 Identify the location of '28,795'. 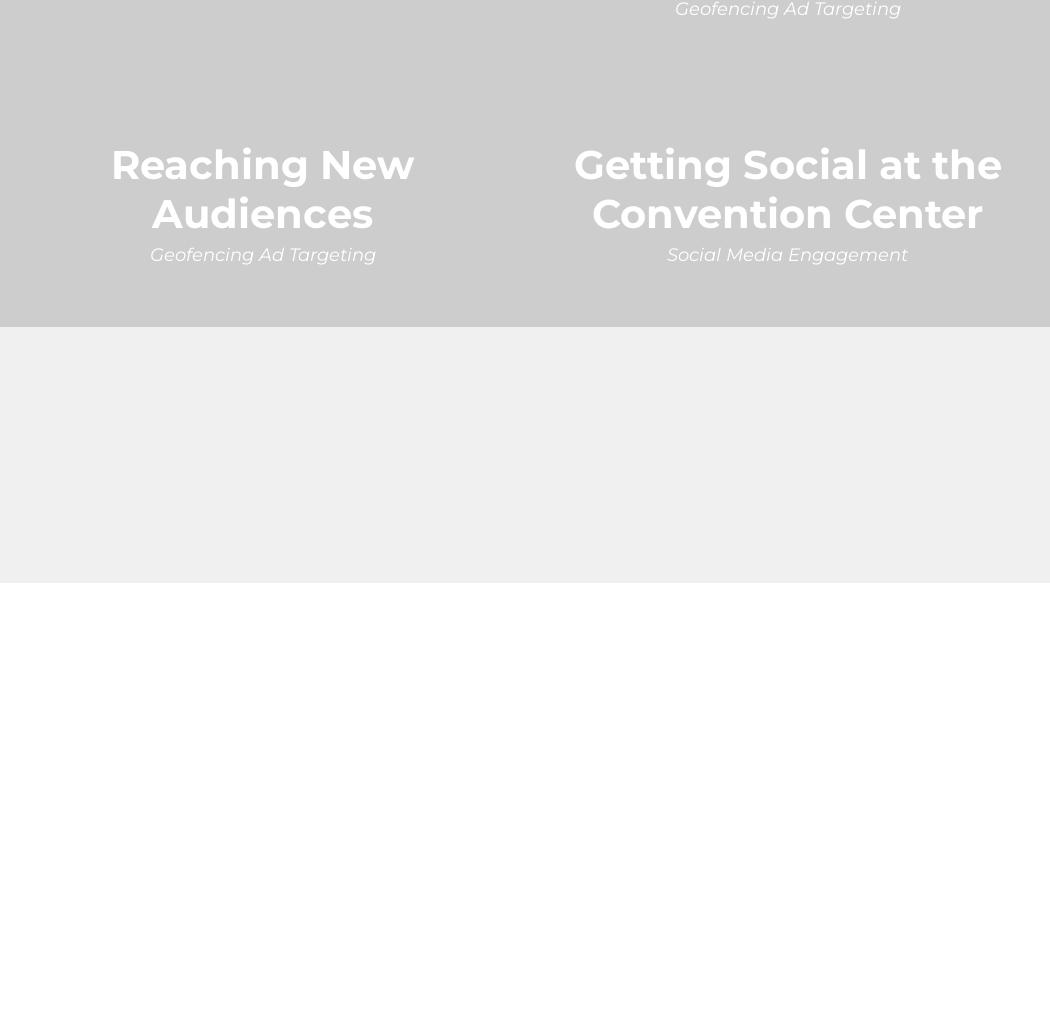
(646, 423).